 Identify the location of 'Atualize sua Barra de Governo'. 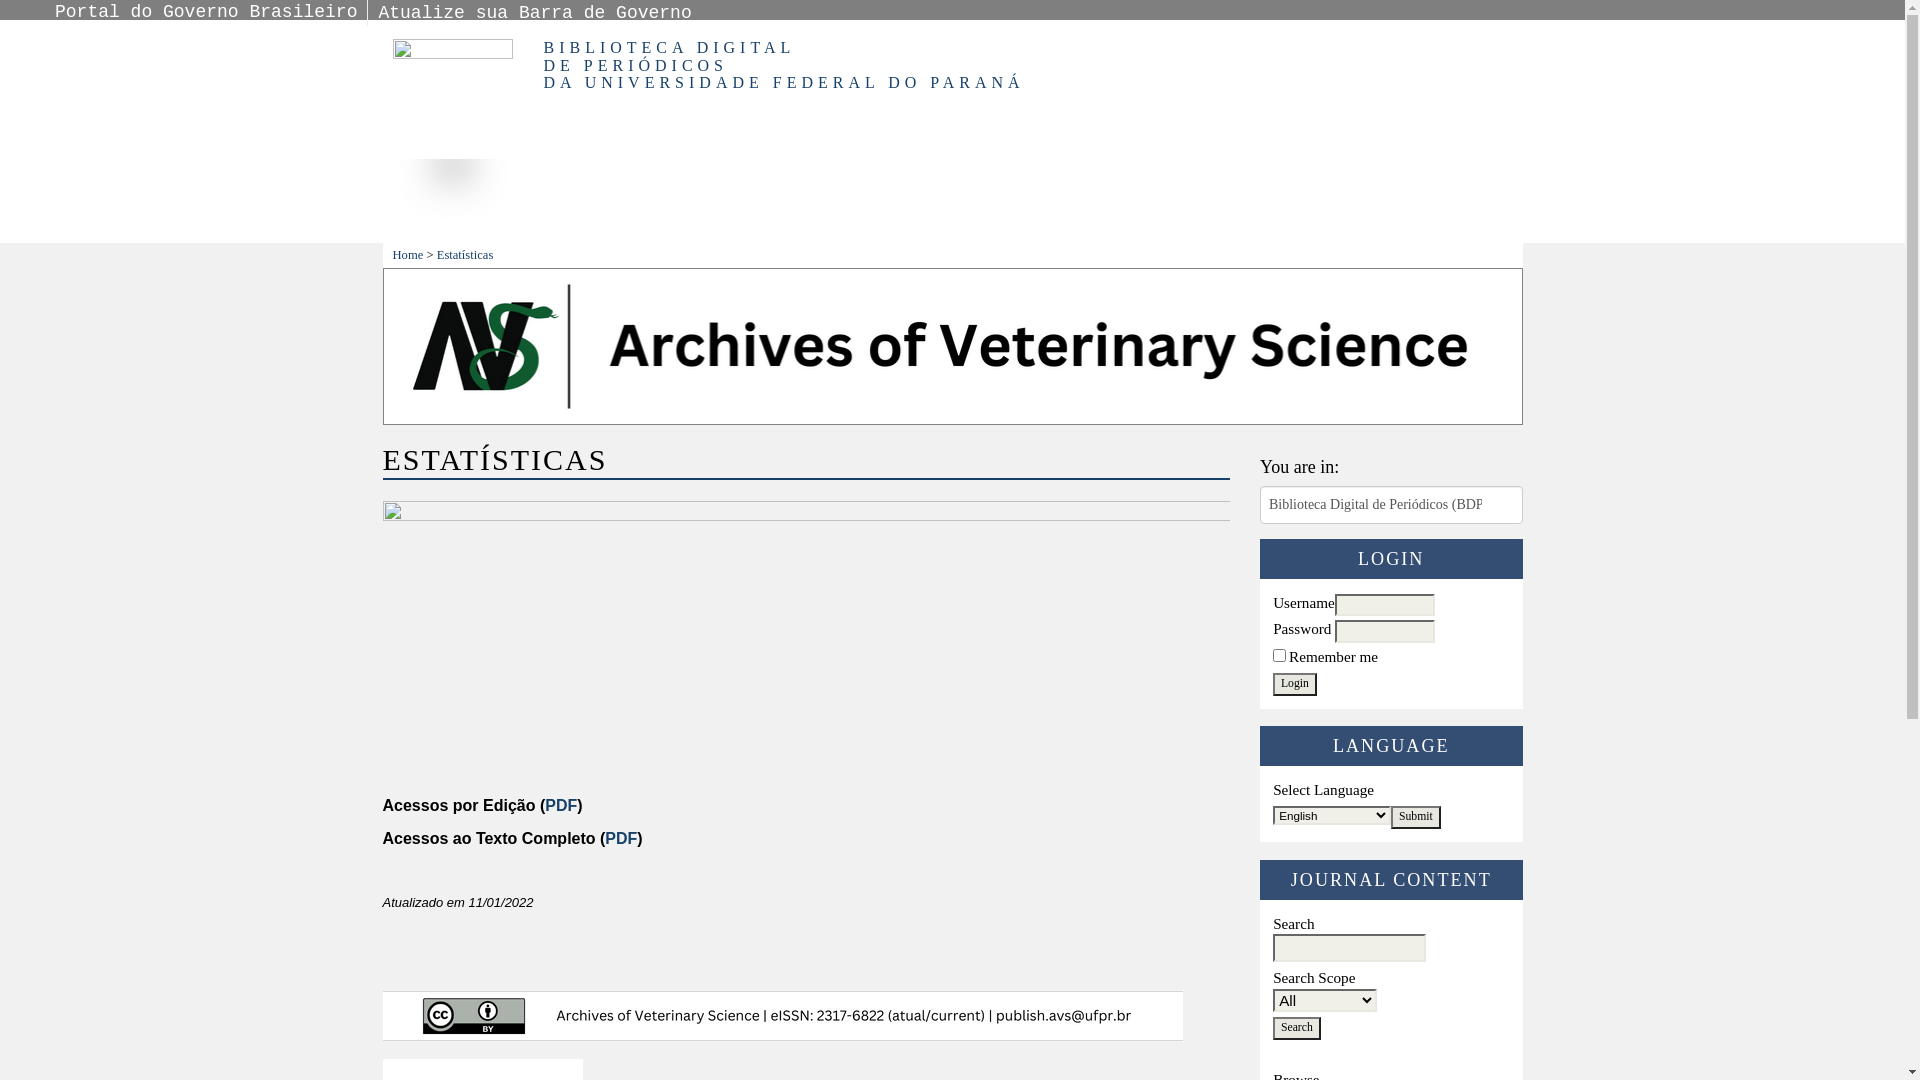
(534, 12).